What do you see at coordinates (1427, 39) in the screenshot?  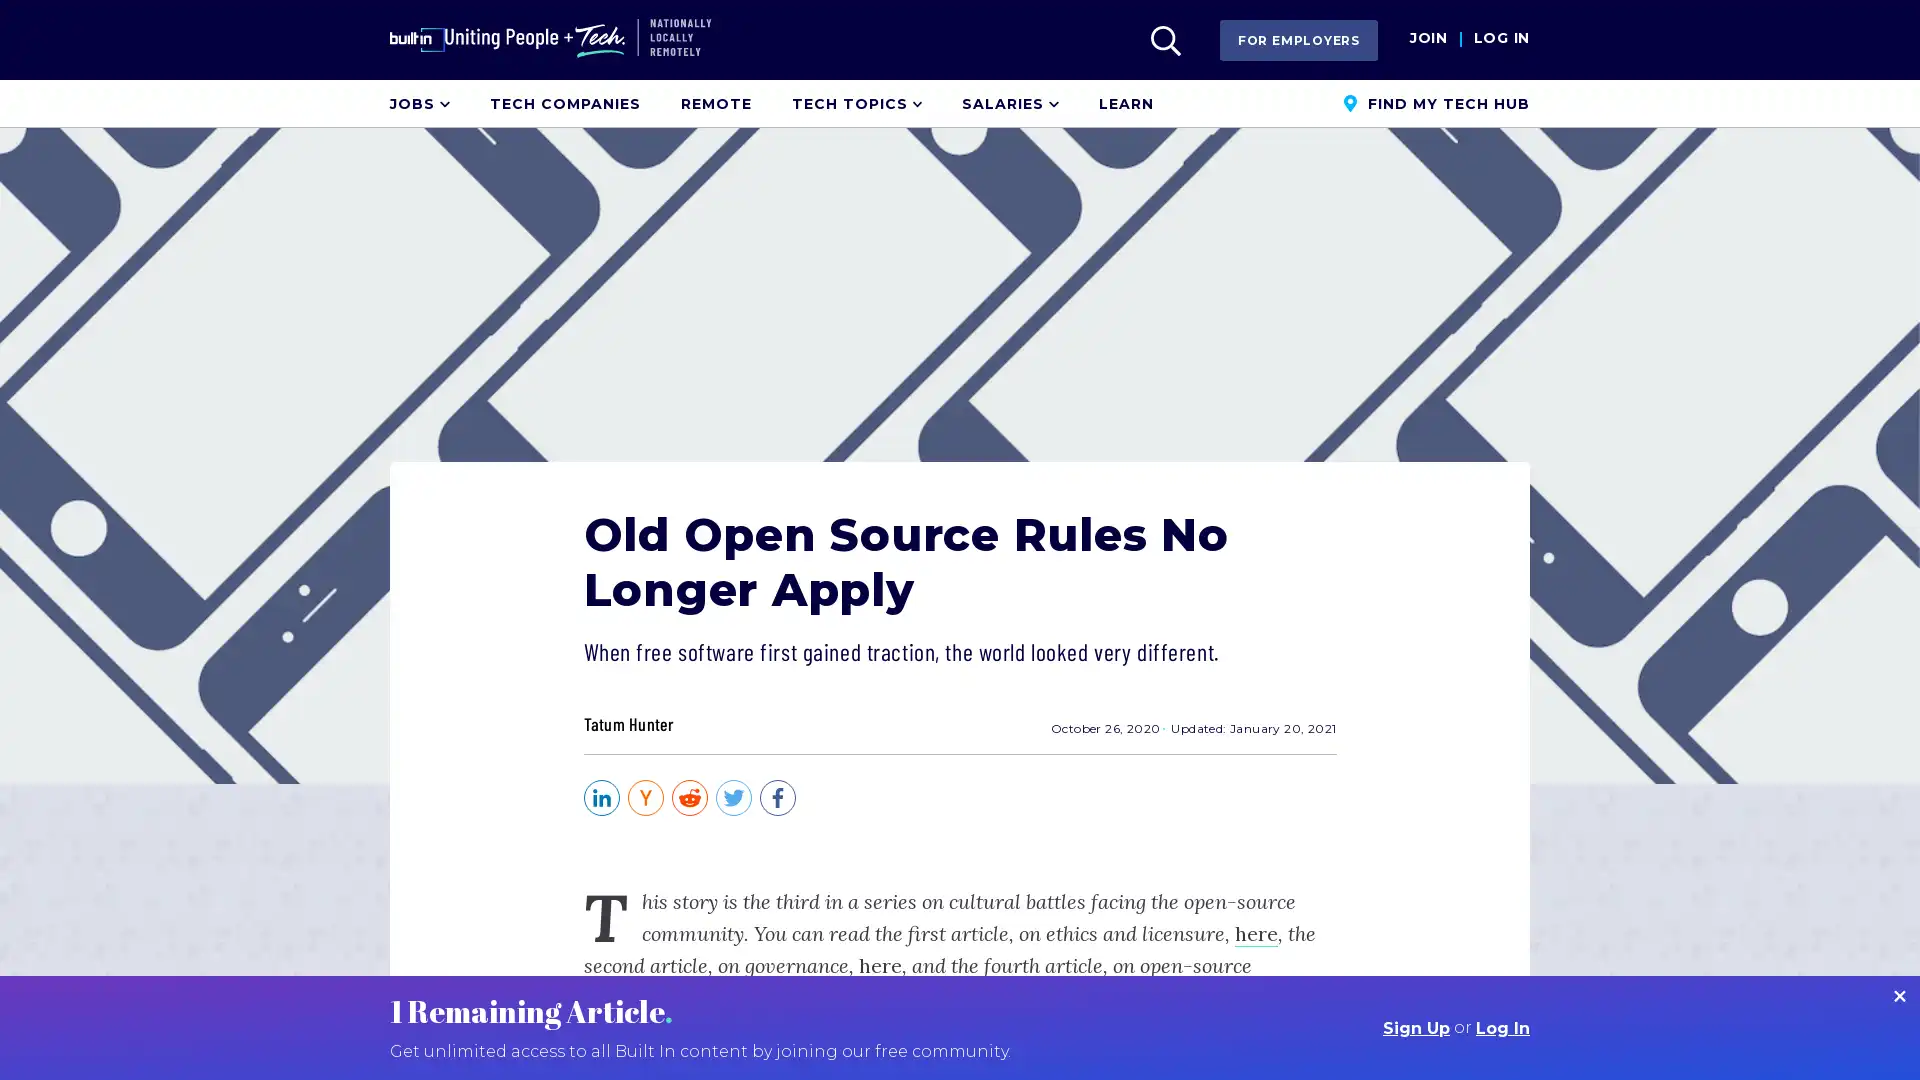 I see `JOIN` at bounding box center [1427, 39].